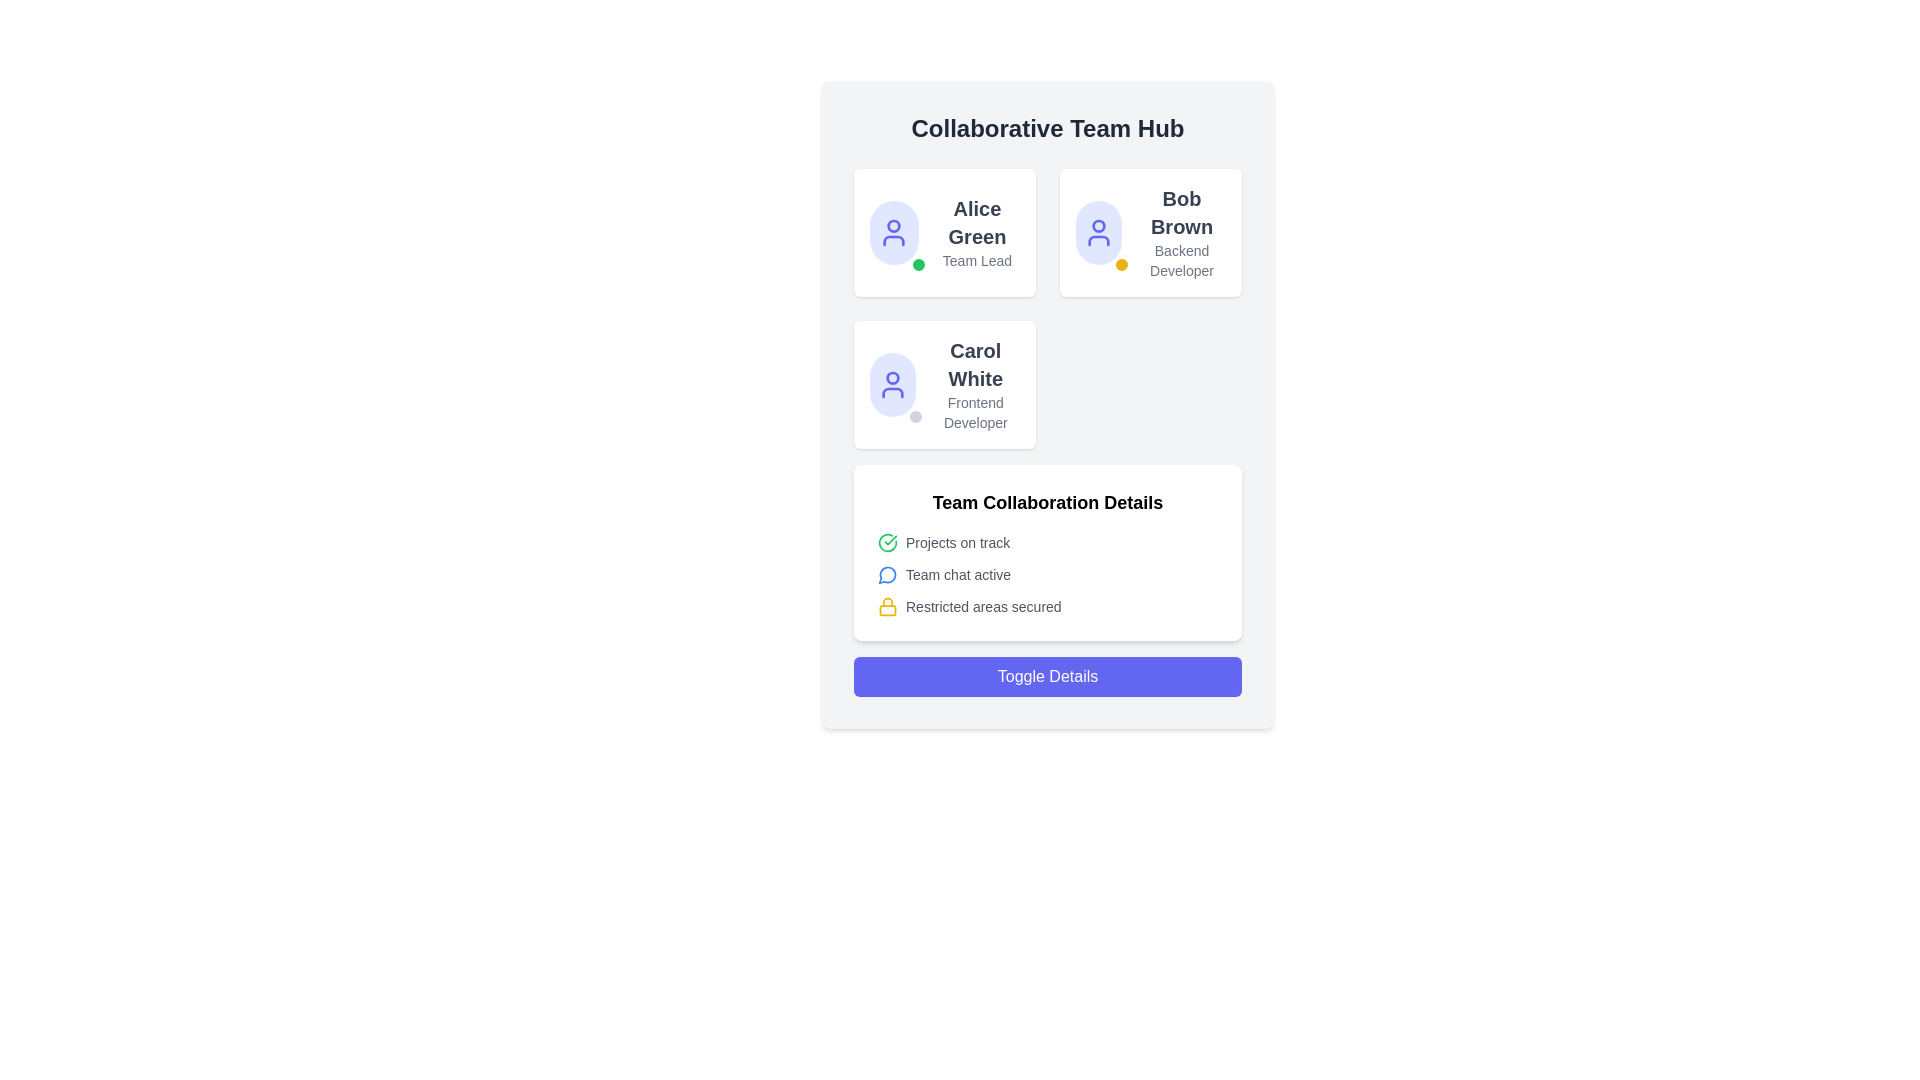 The image size is (1920, 1080). Describe the element at coordinates (944, 231) in the screenshot. I see `the team member card for 'Alice Green', which features a circular avatar, a green status indicator, and displays 'Alice Green' in bold with the role 'Team Lead' beneath` at that location.